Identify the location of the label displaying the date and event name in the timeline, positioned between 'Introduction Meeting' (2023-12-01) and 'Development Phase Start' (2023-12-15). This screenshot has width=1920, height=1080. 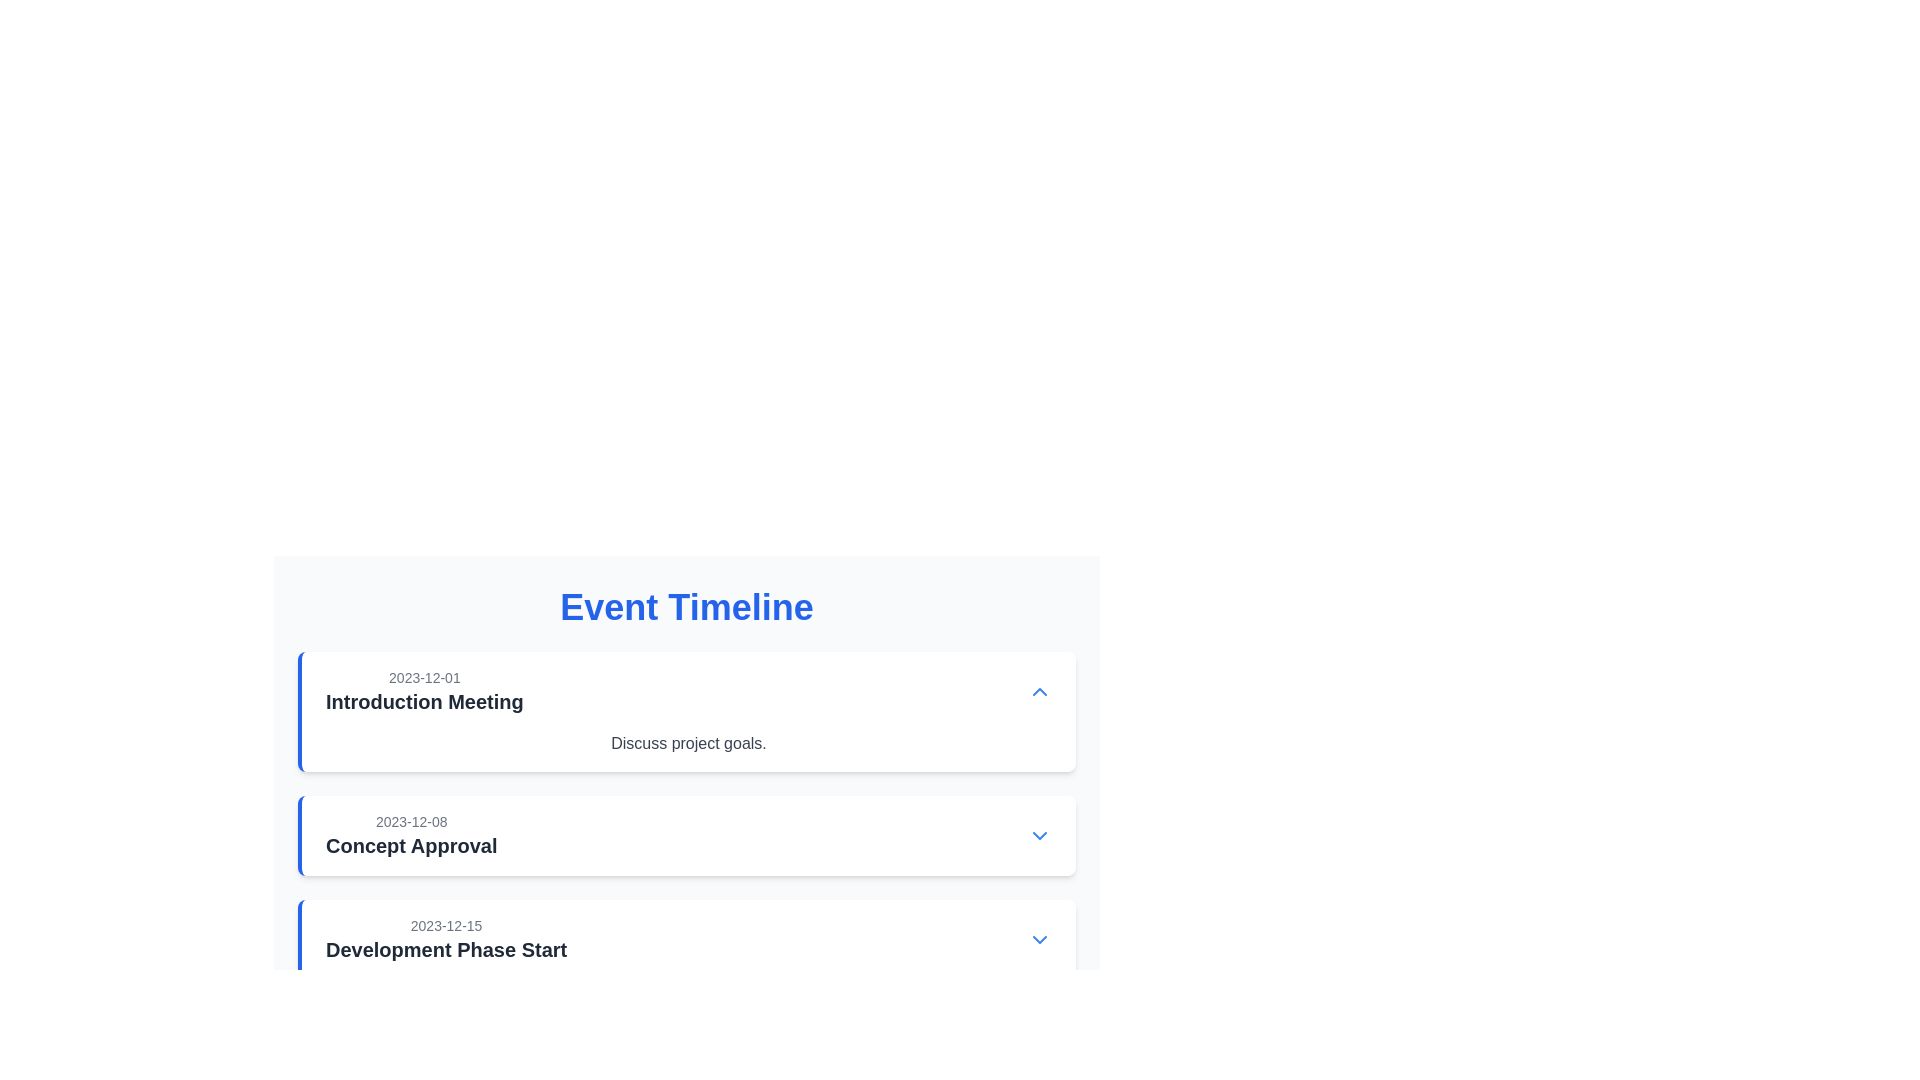
(410, 836).